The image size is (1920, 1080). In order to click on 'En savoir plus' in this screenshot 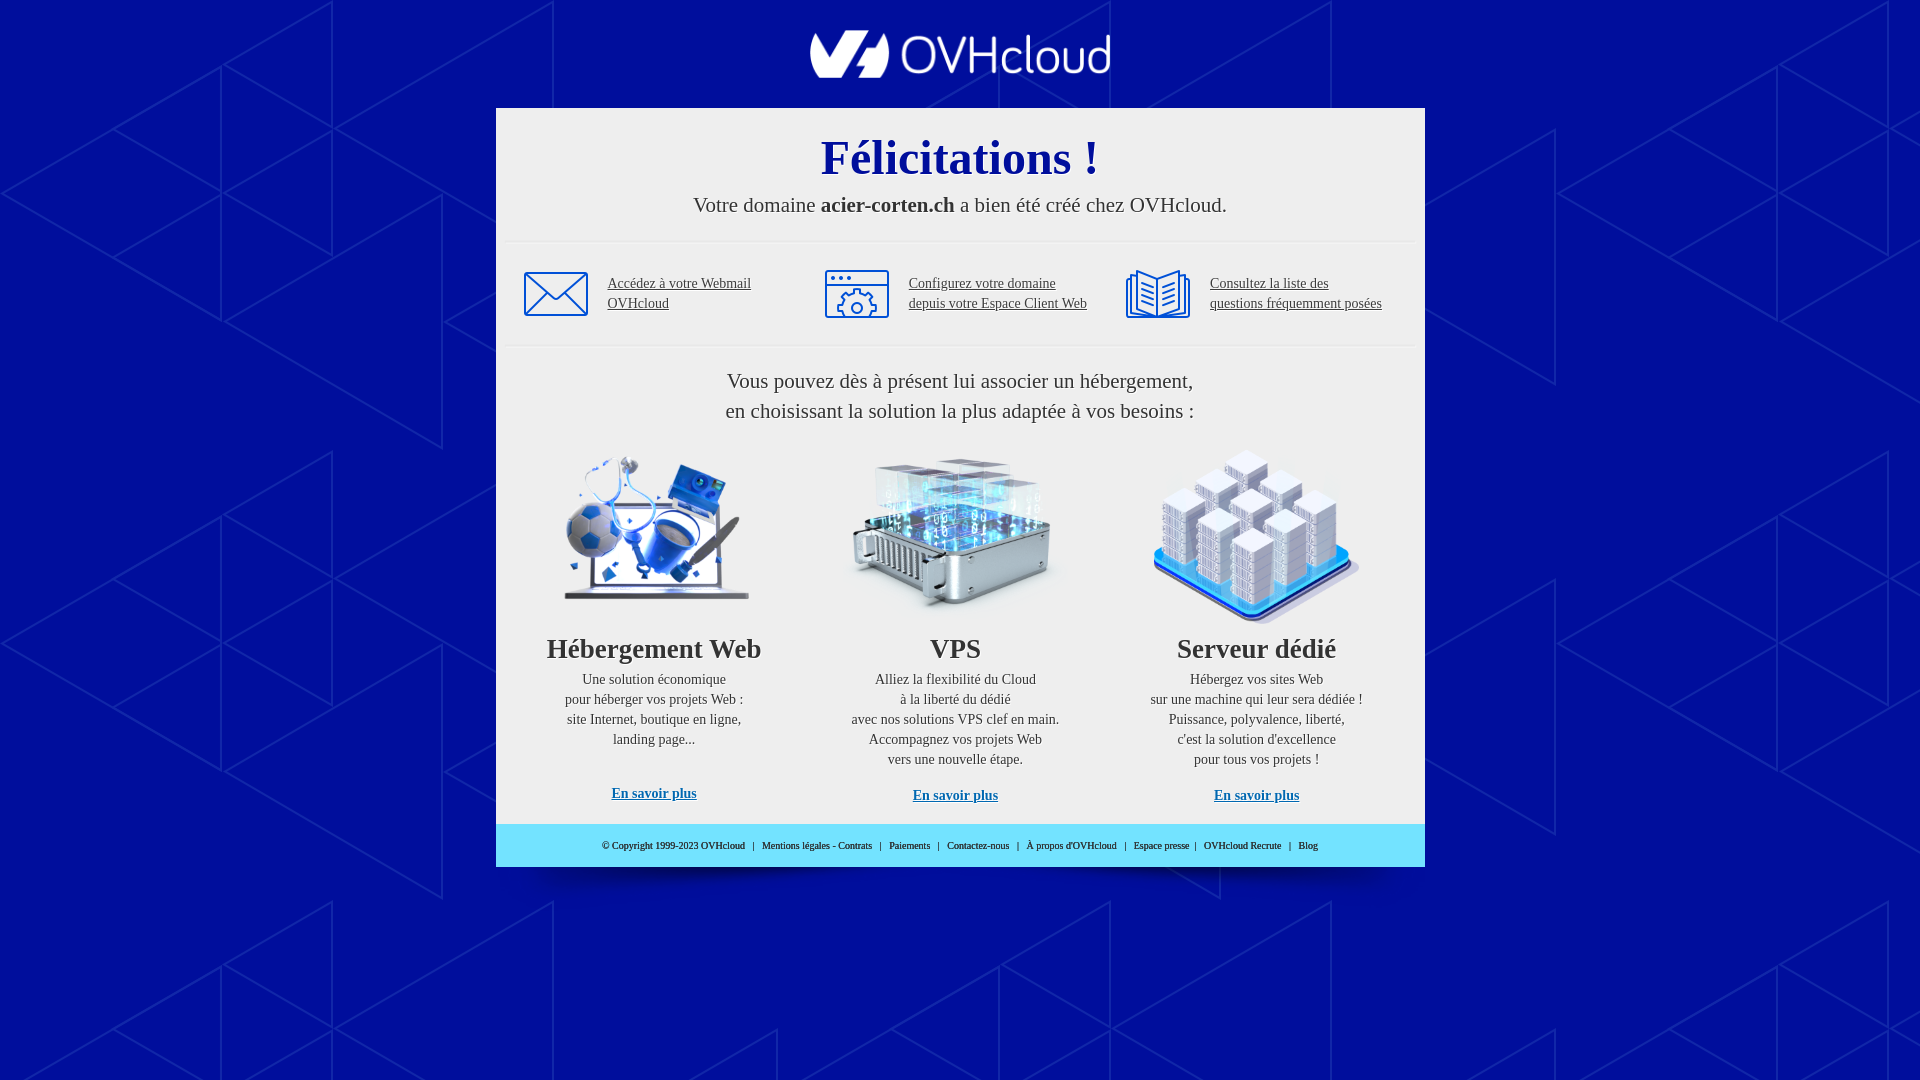, I will do `click(653, 792)`.